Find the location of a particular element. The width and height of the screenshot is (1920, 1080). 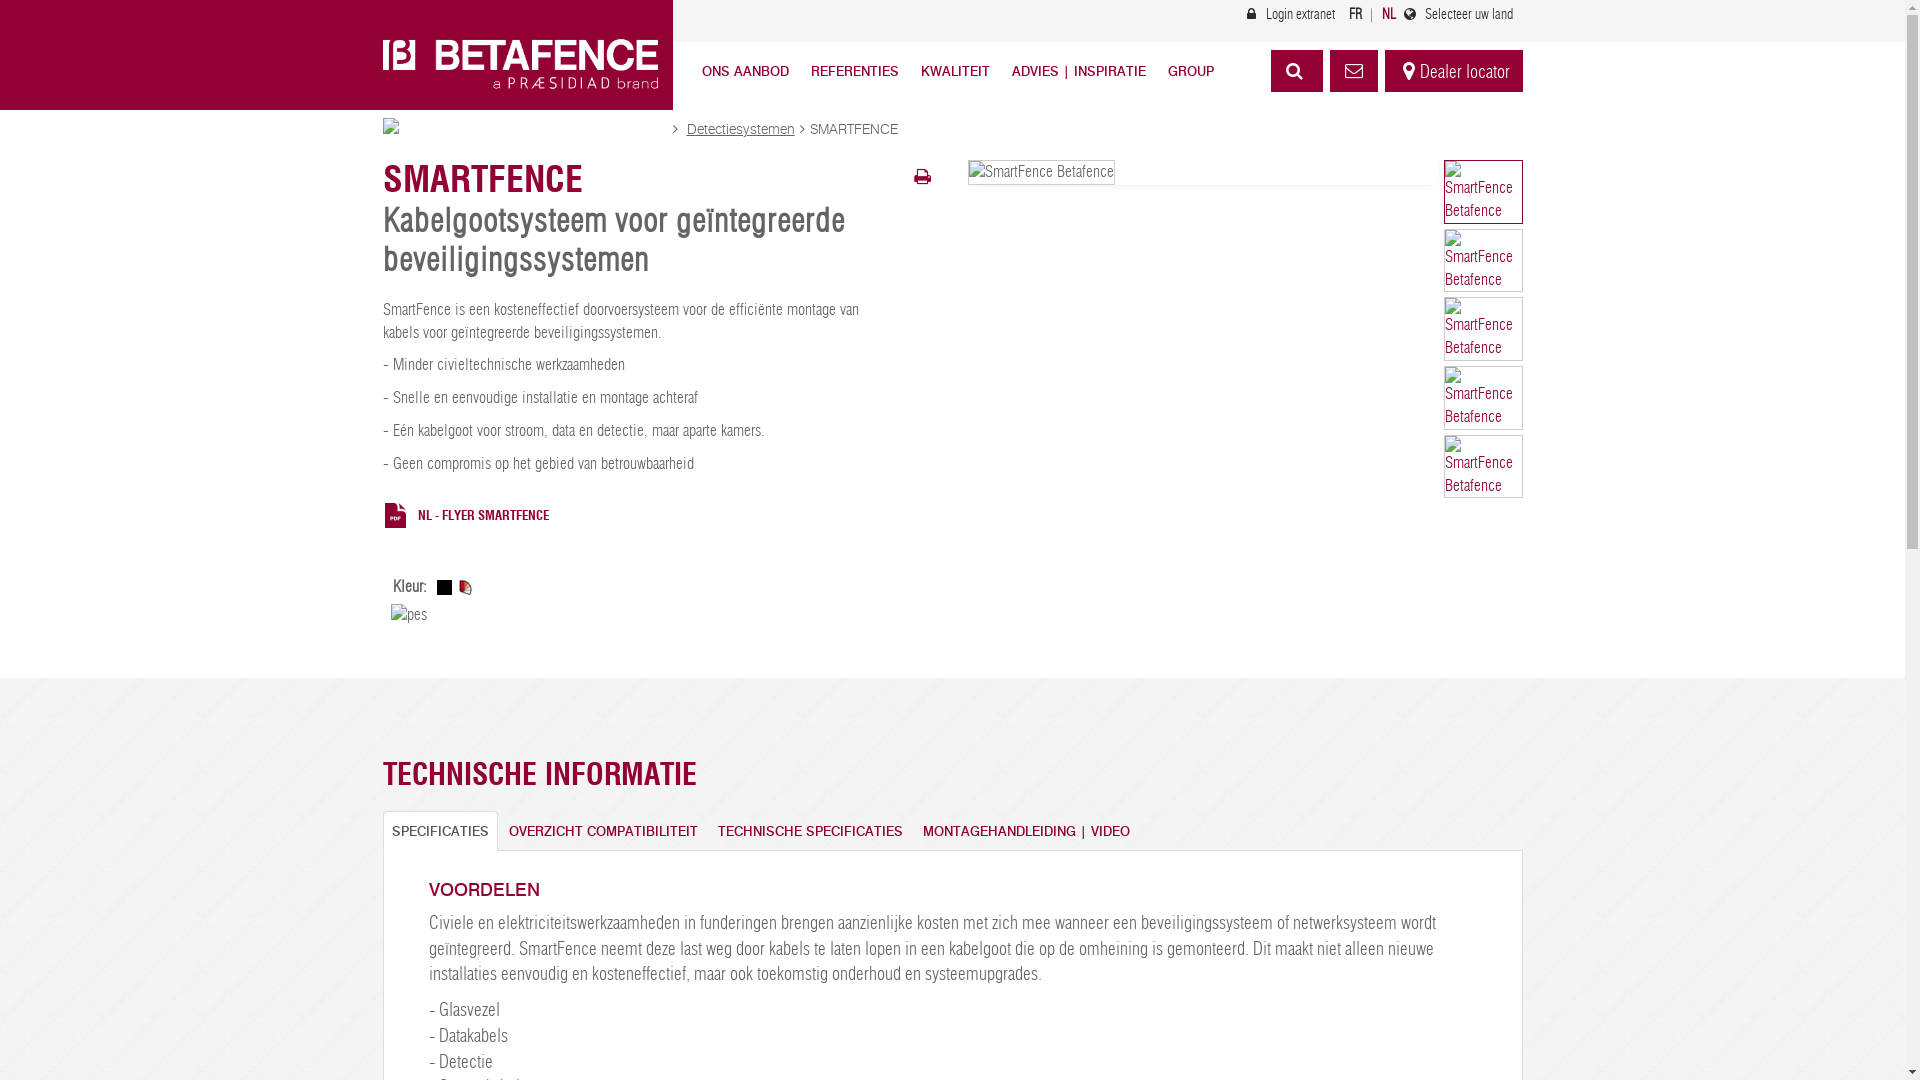

'FR' is located at coordinates (1354, 14).